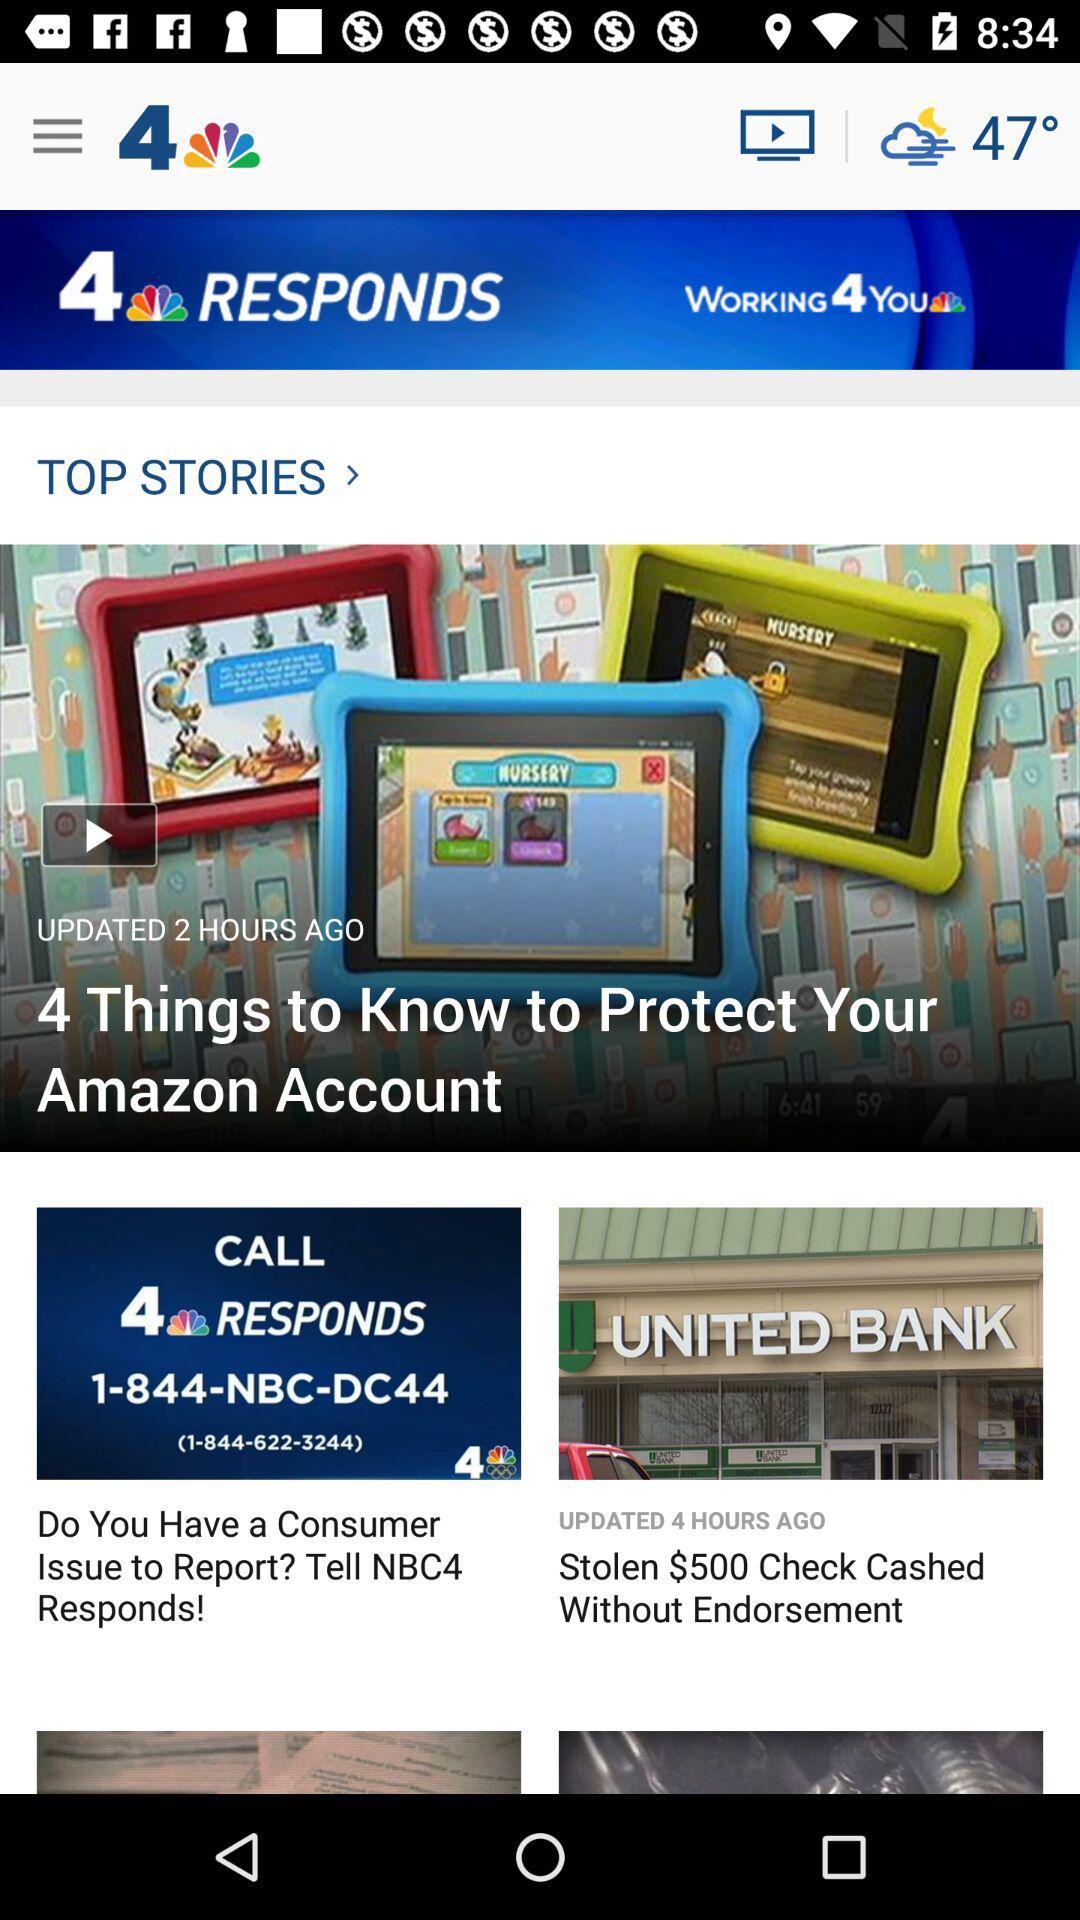 This screenshot has width=1080, height=1920. Describe the element at coordinates (197, 474) in the screenshot. I see `the top stories` at that location.